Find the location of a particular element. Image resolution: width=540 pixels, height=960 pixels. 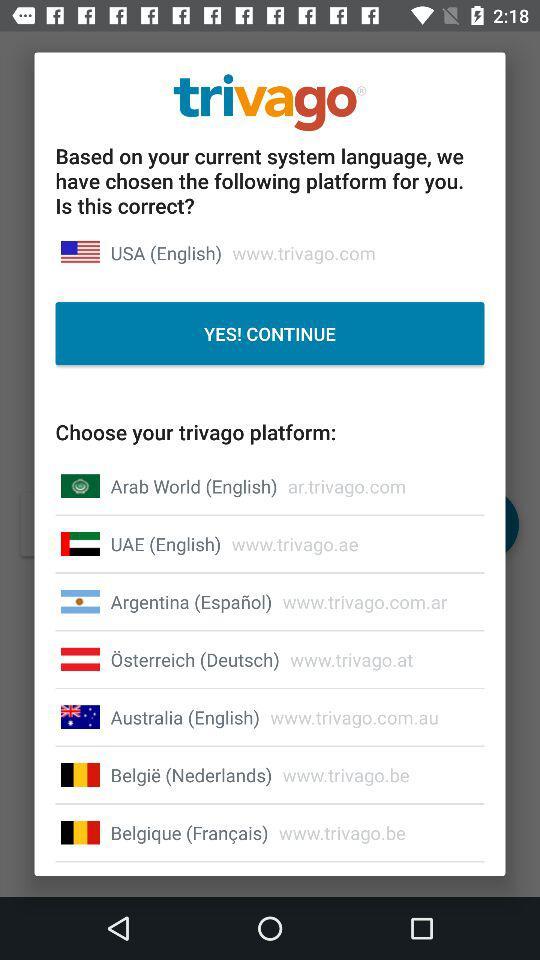

the item next to the www.trivago.be is located at coordinates (191, 774).